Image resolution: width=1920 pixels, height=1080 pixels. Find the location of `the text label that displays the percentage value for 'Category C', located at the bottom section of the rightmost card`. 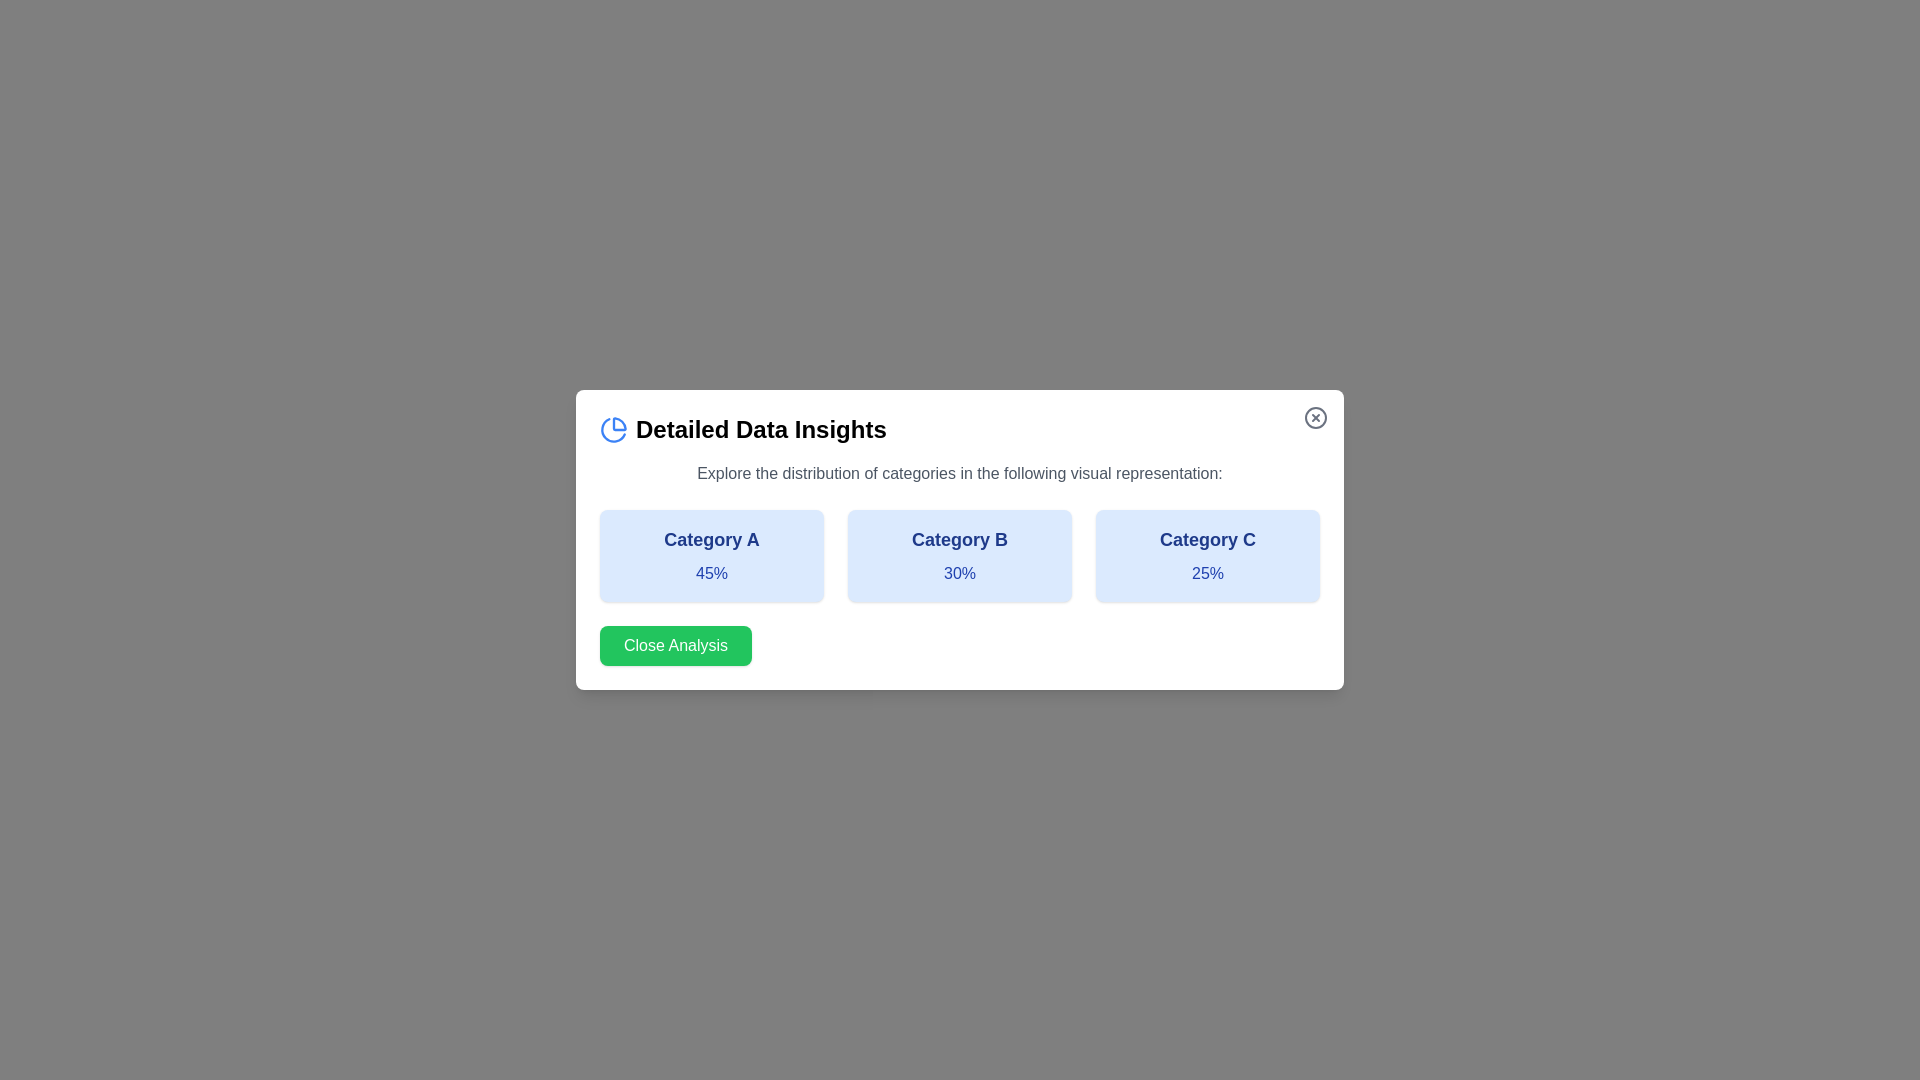

the text label that displays the percentage value for 'Category C', located at the bottom section of the rightmost card is located at coordinates (1207, 574).